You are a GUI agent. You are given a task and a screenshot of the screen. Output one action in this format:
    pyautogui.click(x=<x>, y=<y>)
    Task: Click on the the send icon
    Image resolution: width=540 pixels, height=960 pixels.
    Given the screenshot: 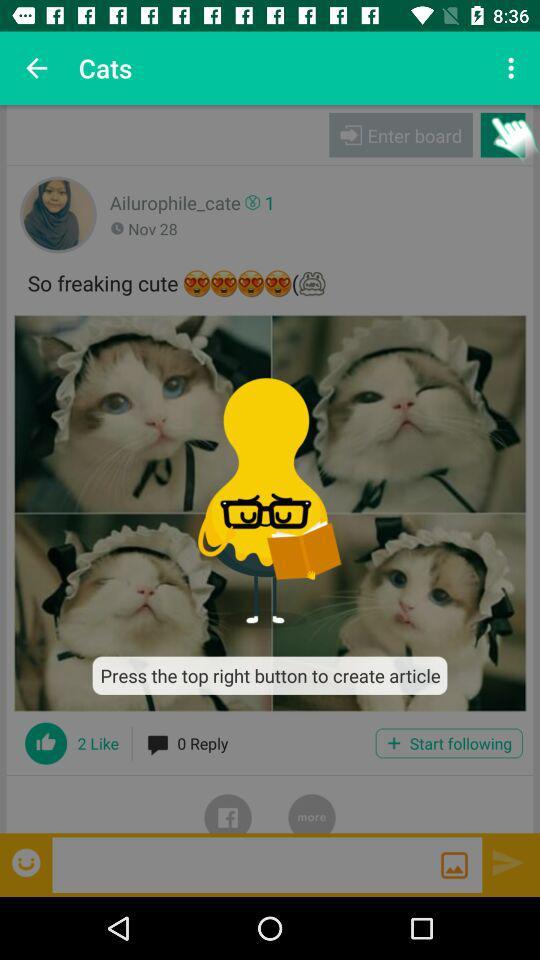 What is the action you would take?
    pyautogui.click(x=508, y=861)
    